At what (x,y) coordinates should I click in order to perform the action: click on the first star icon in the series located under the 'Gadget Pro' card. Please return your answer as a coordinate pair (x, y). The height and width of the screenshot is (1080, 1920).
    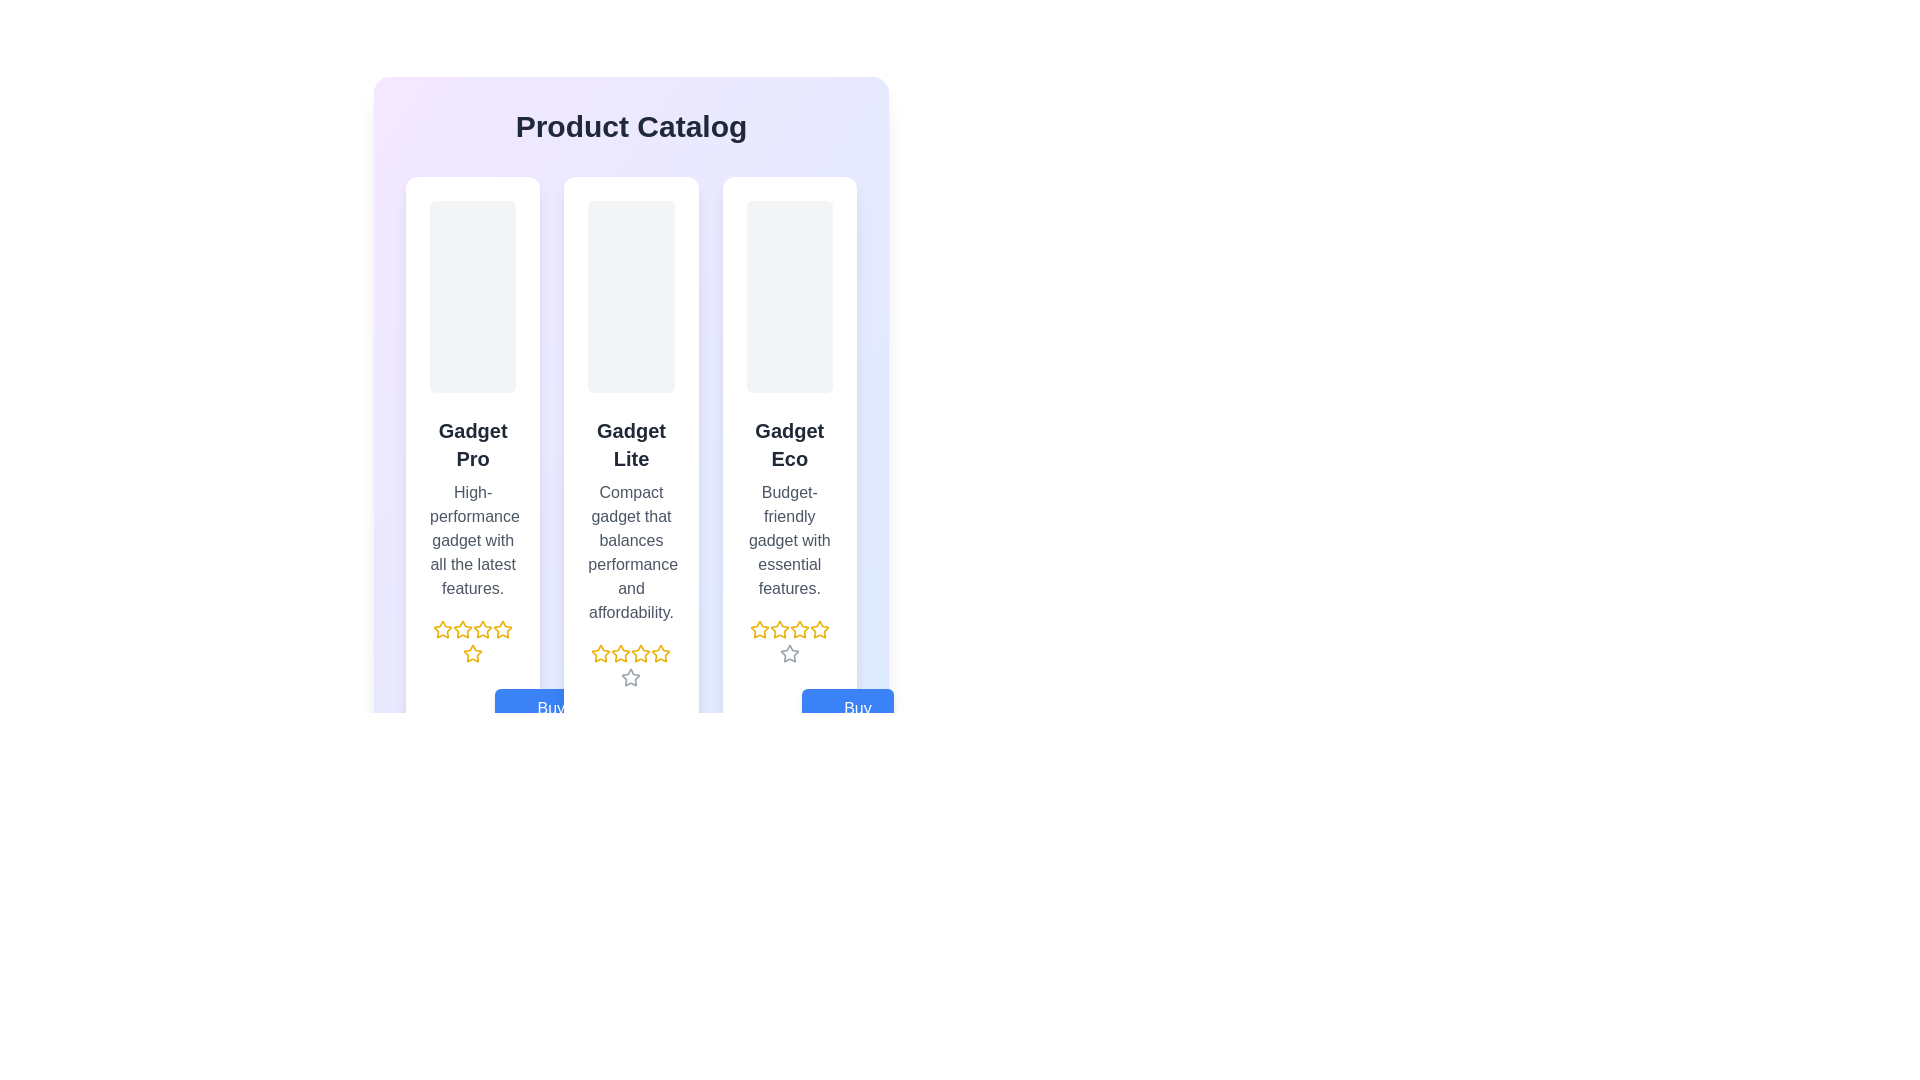
    Looking at the image, I should click on (441, 627).